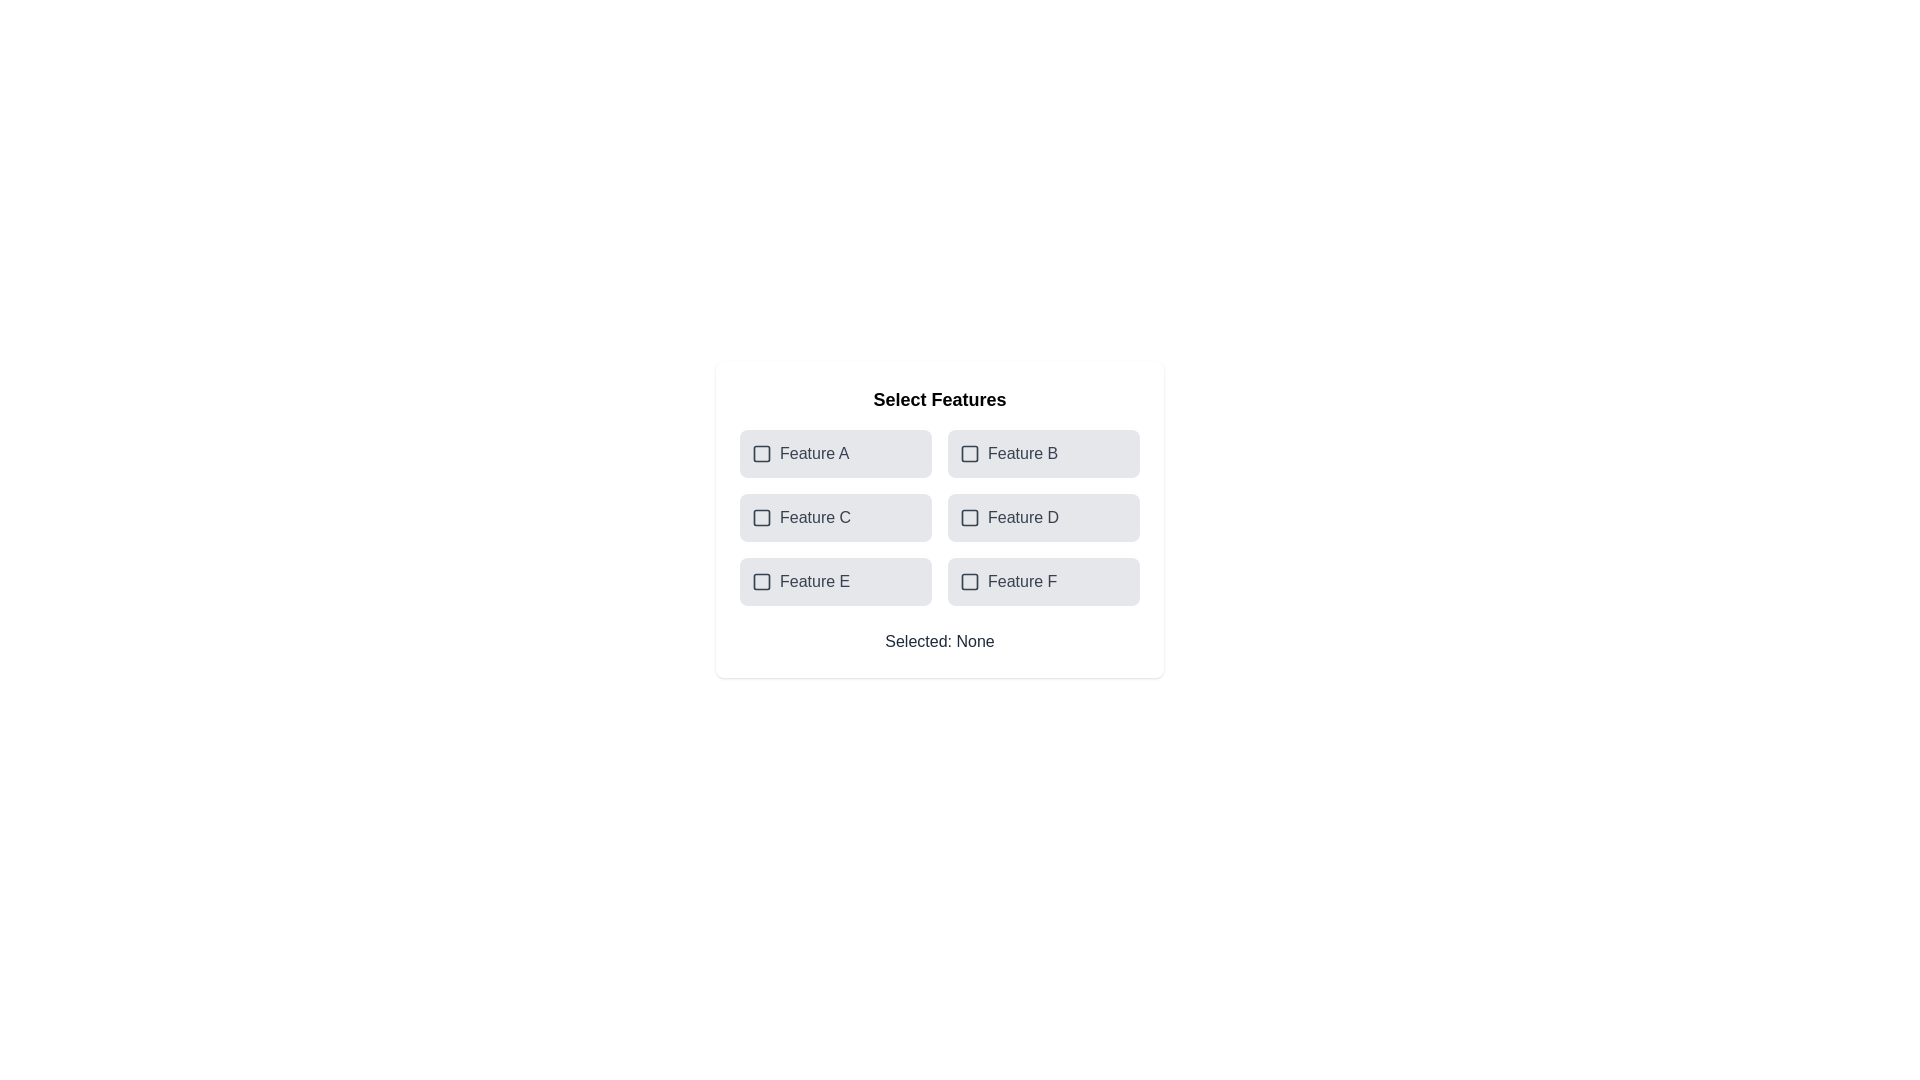  Describe the element at coordinates (814, 454) in the screenshot. I see `the 'Feature A' label, which is positioned in the top-left cell of the feature selection matrix adjacent to the checkbox` at that location.